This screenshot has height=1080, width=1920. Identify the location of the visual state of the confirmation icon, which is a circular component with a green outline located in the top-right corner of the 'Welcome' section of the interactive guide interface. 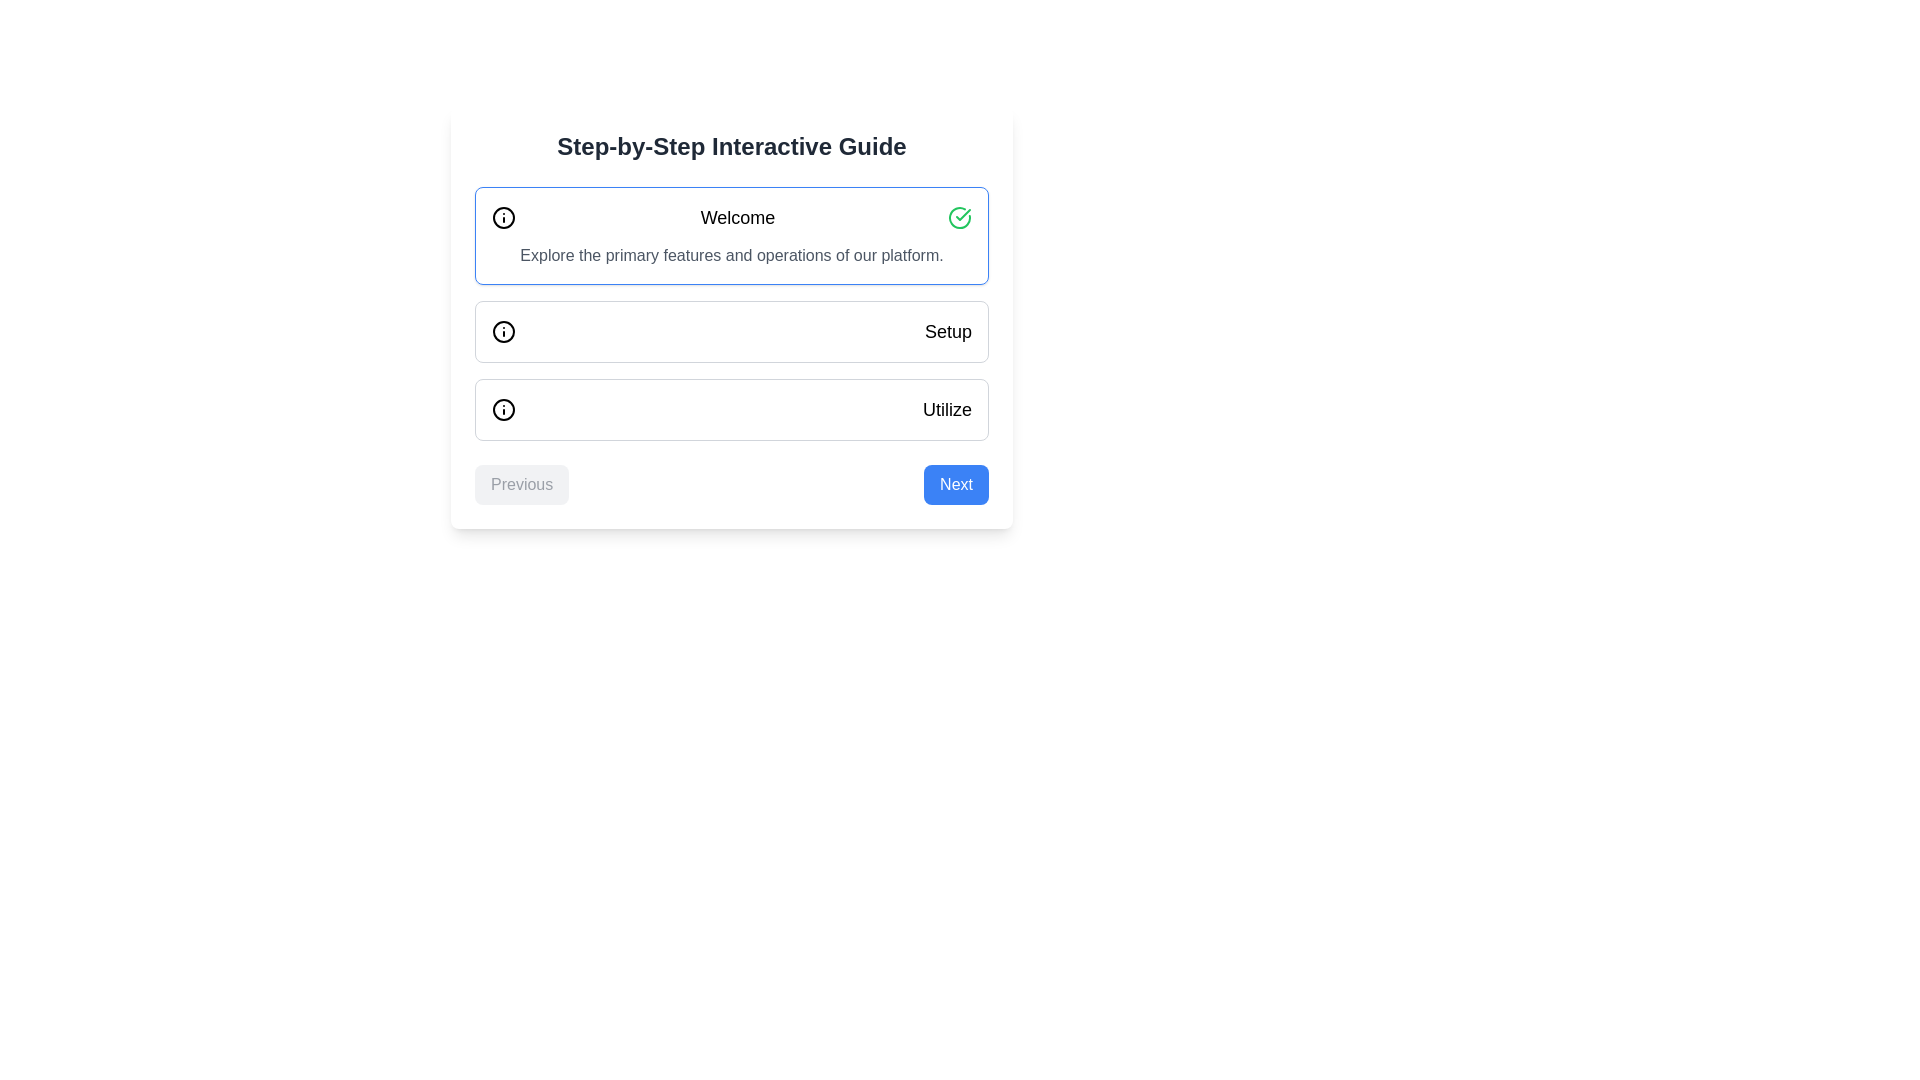
(960, 218).